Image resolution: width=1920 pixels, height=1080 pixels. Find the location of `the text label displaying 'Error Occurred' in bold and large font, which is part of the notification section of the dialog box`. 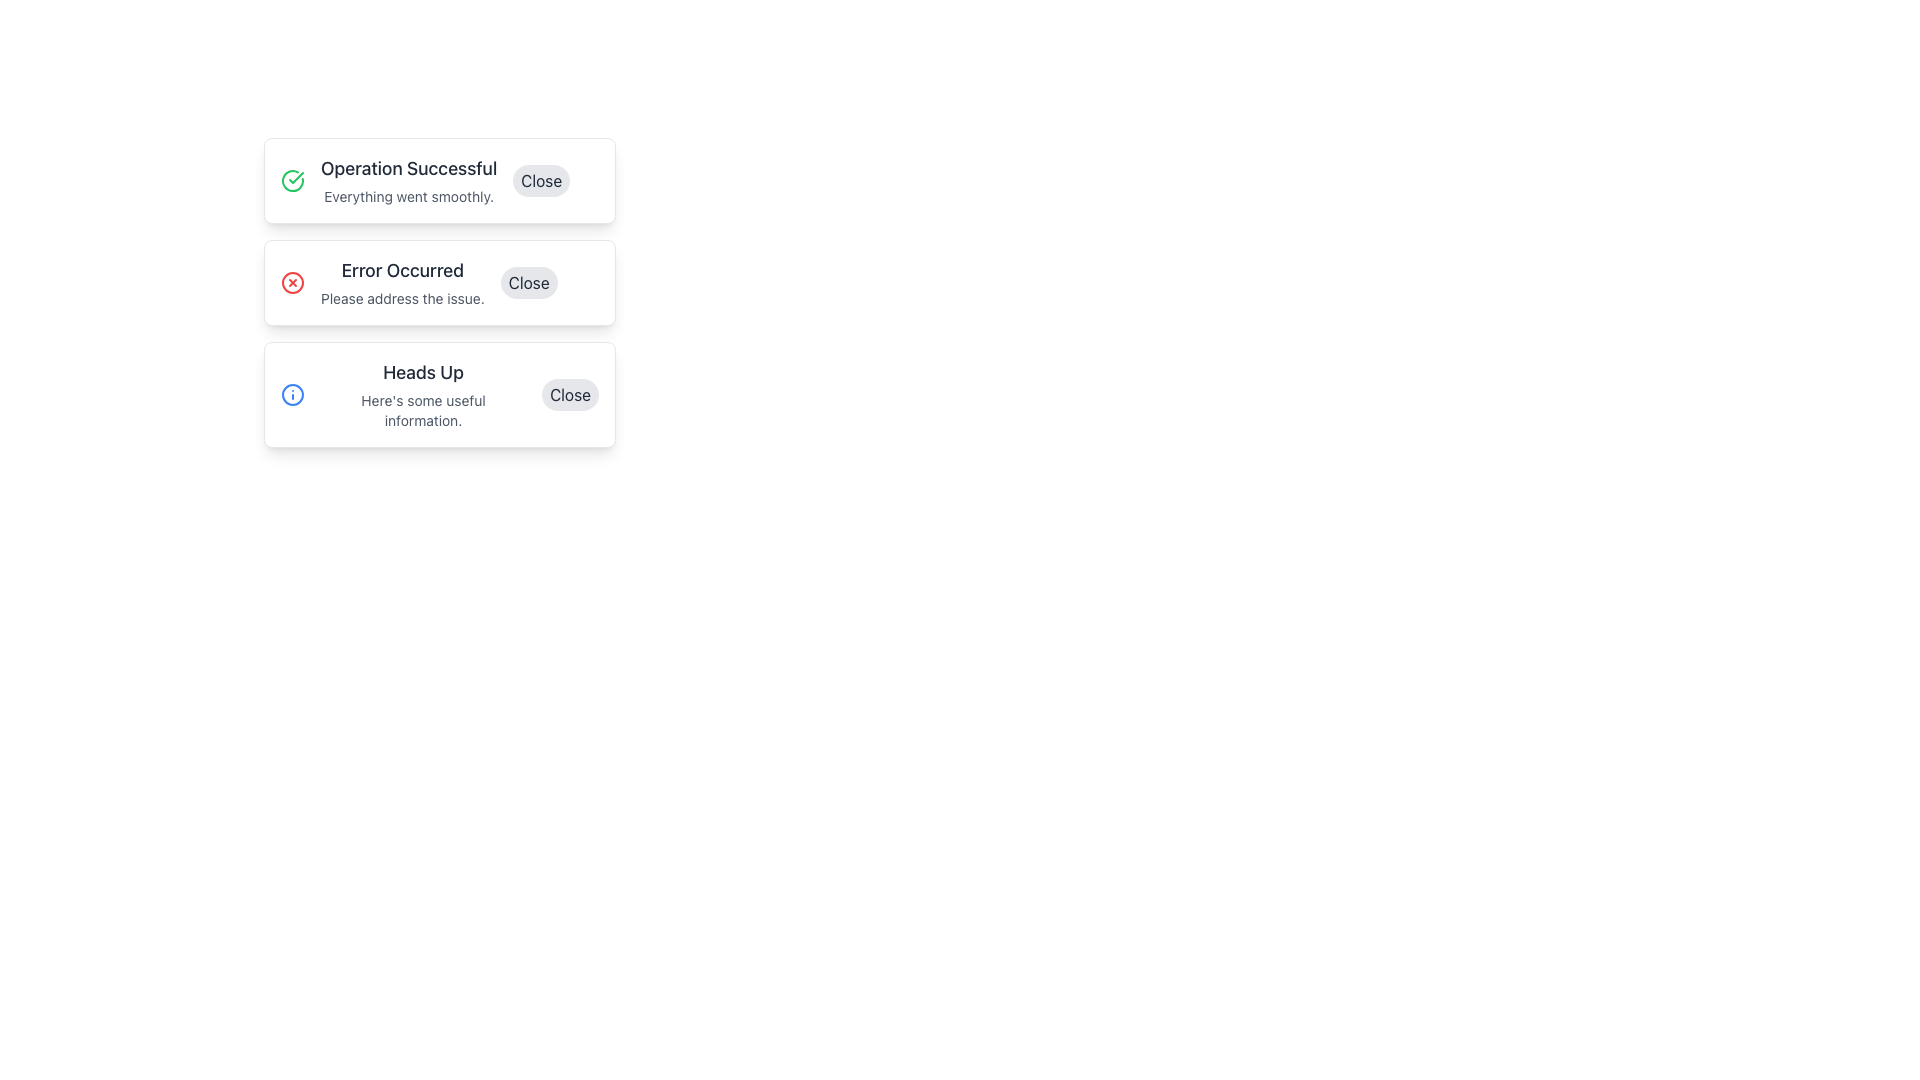

the text label displaying 'Error Occurred' in bold and large font, which is part of the notification section of the dialog box is located at coordinates (401, 270).